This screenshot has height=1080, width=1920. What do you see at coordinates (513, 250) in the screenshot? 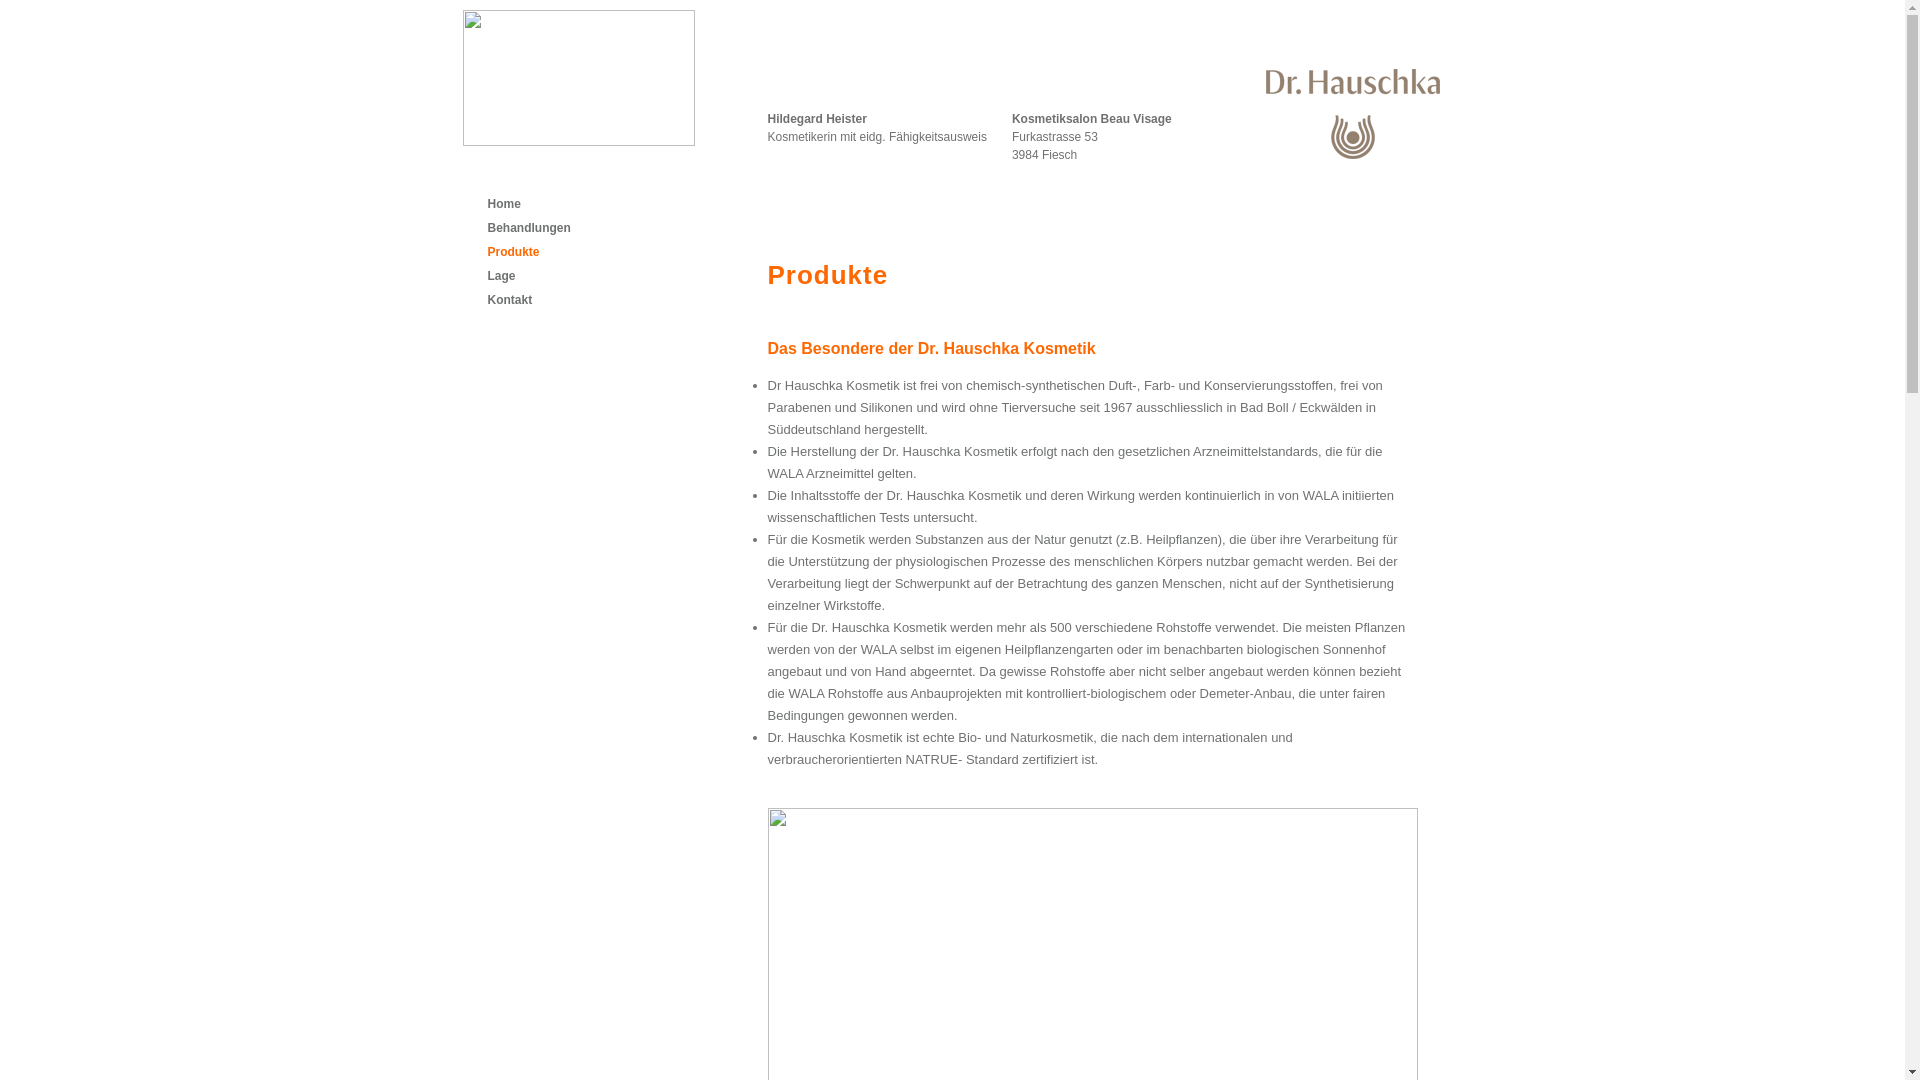
I see `'Produkte'` at bounding box center [513, 250].